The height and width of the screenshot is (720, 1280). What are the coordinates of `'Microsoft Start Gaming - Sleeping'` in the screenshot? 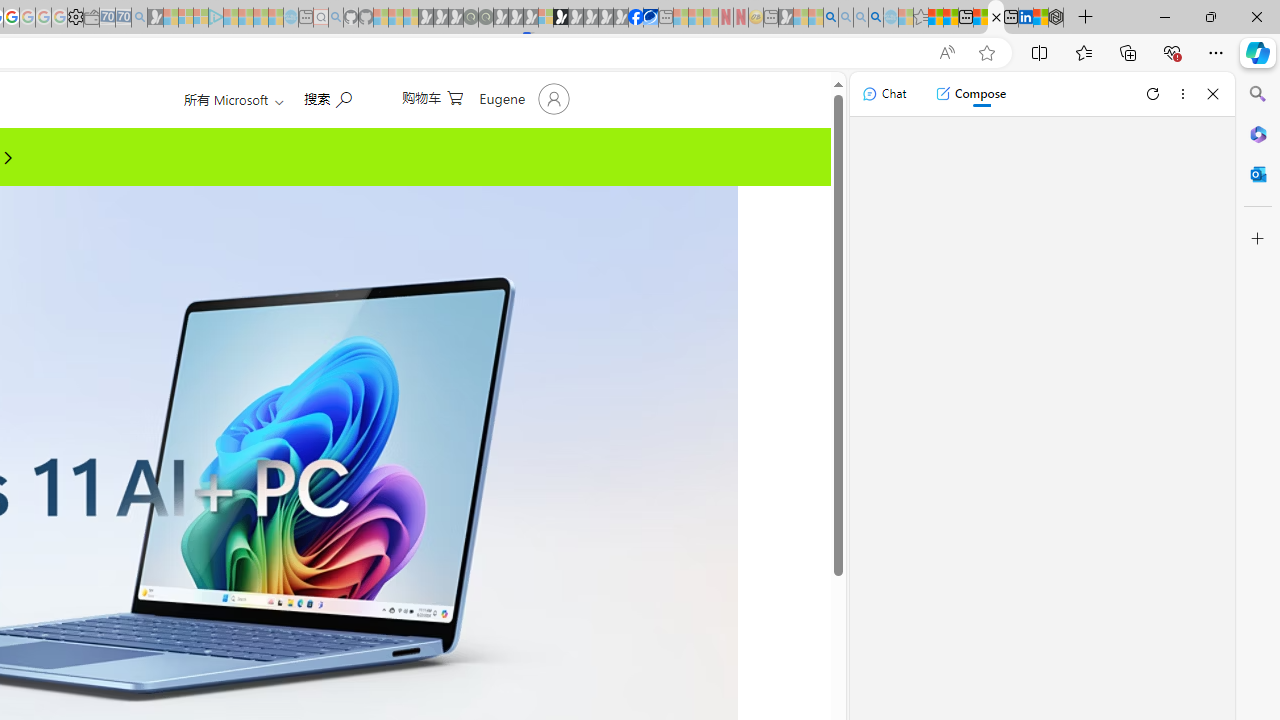 It's located at (154, 17).